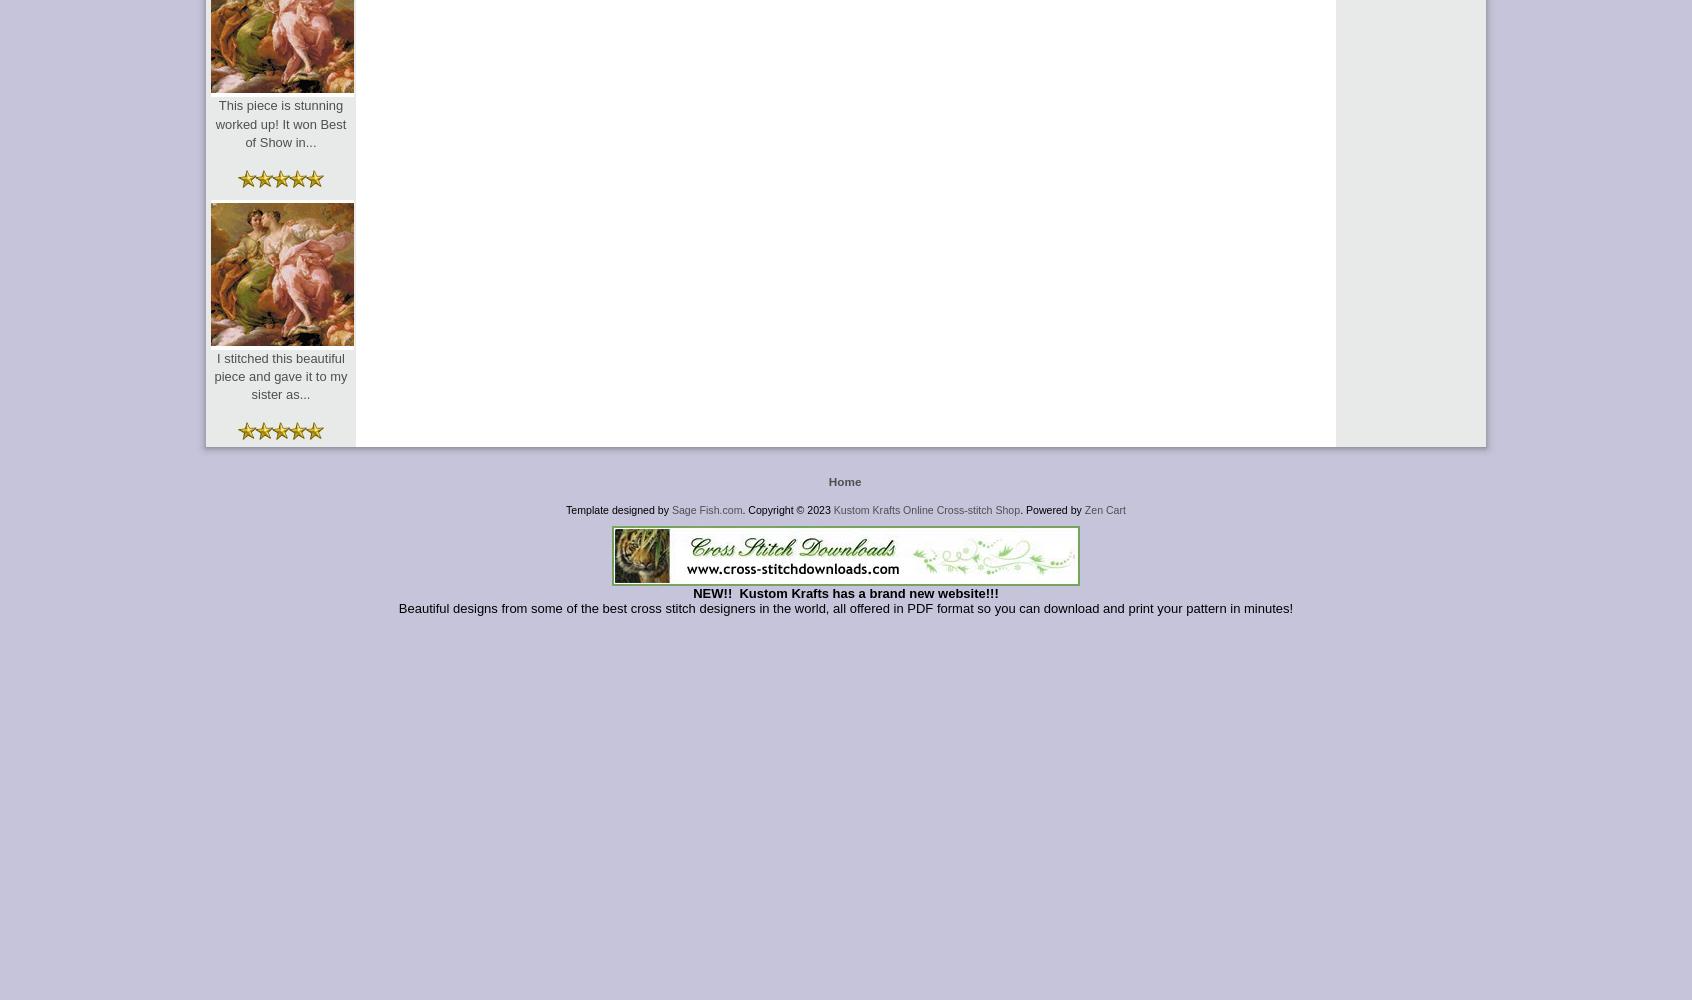 Image resolution: width=1692 pixels, height=1000 pixels. I want to click on 'Home', so click(844, 479).